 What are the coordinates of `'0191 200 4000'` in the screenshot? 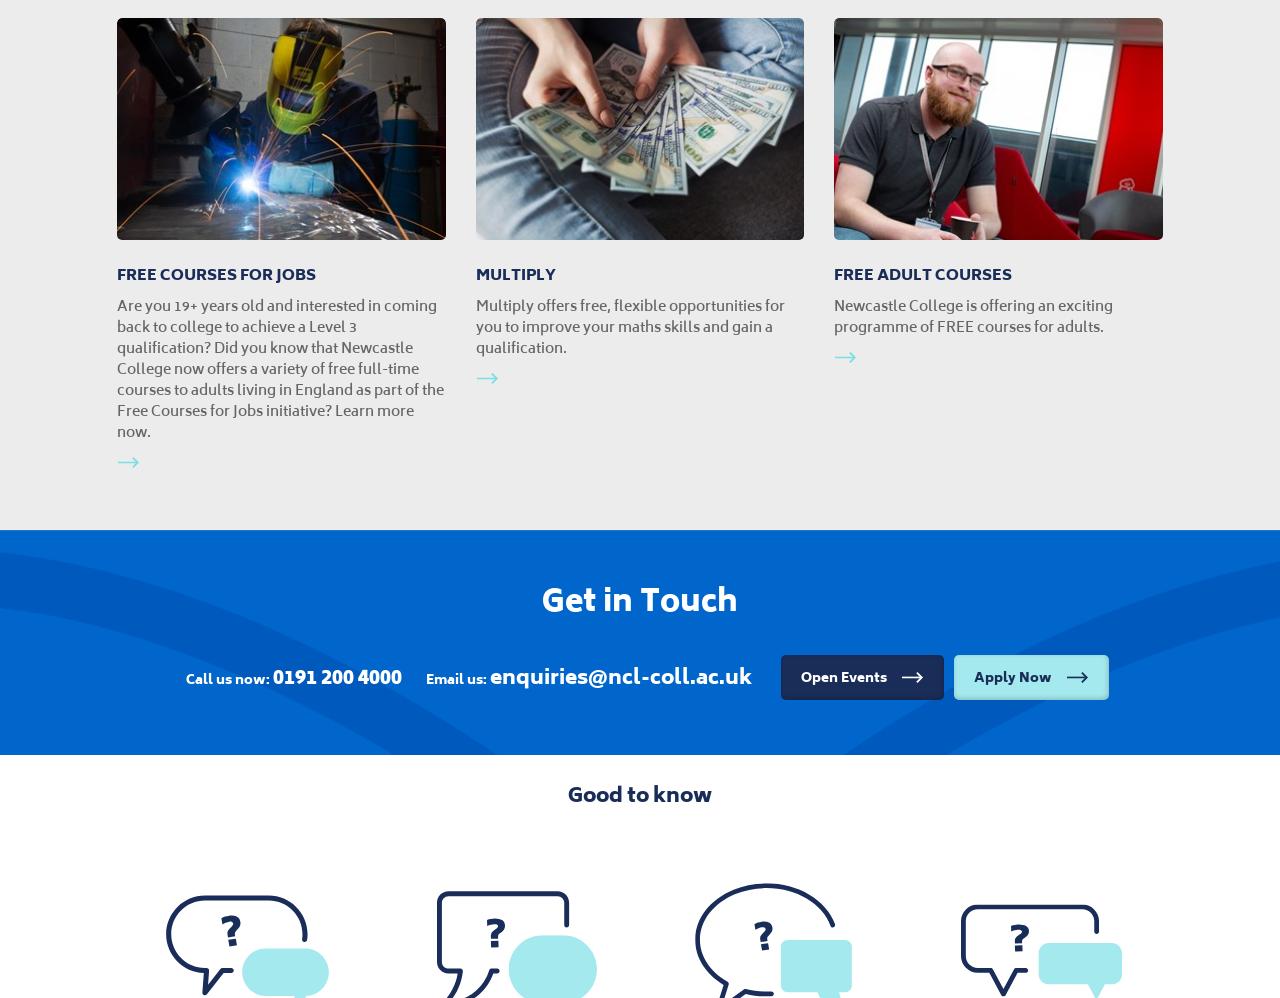 It's located at (272, 675).